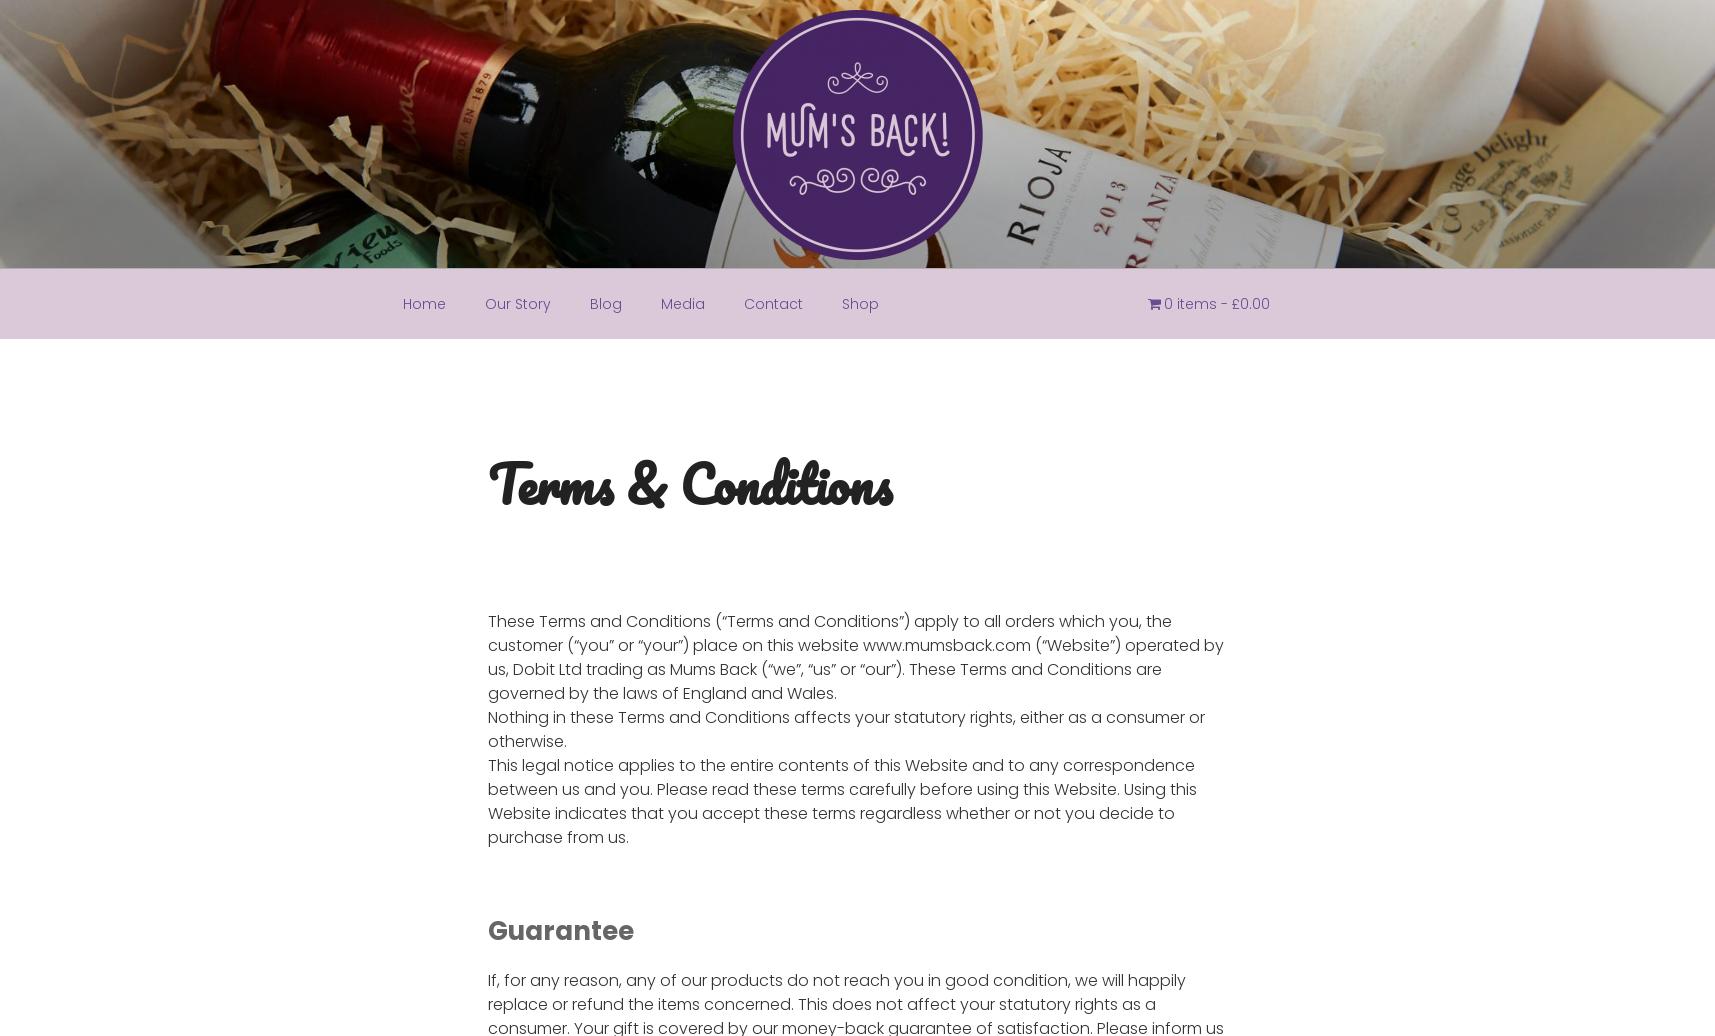 The image size is (1715, 1036). Describe the element at coordinates (1190, 303) in the screenshot. I see `'0 items'` at that location.